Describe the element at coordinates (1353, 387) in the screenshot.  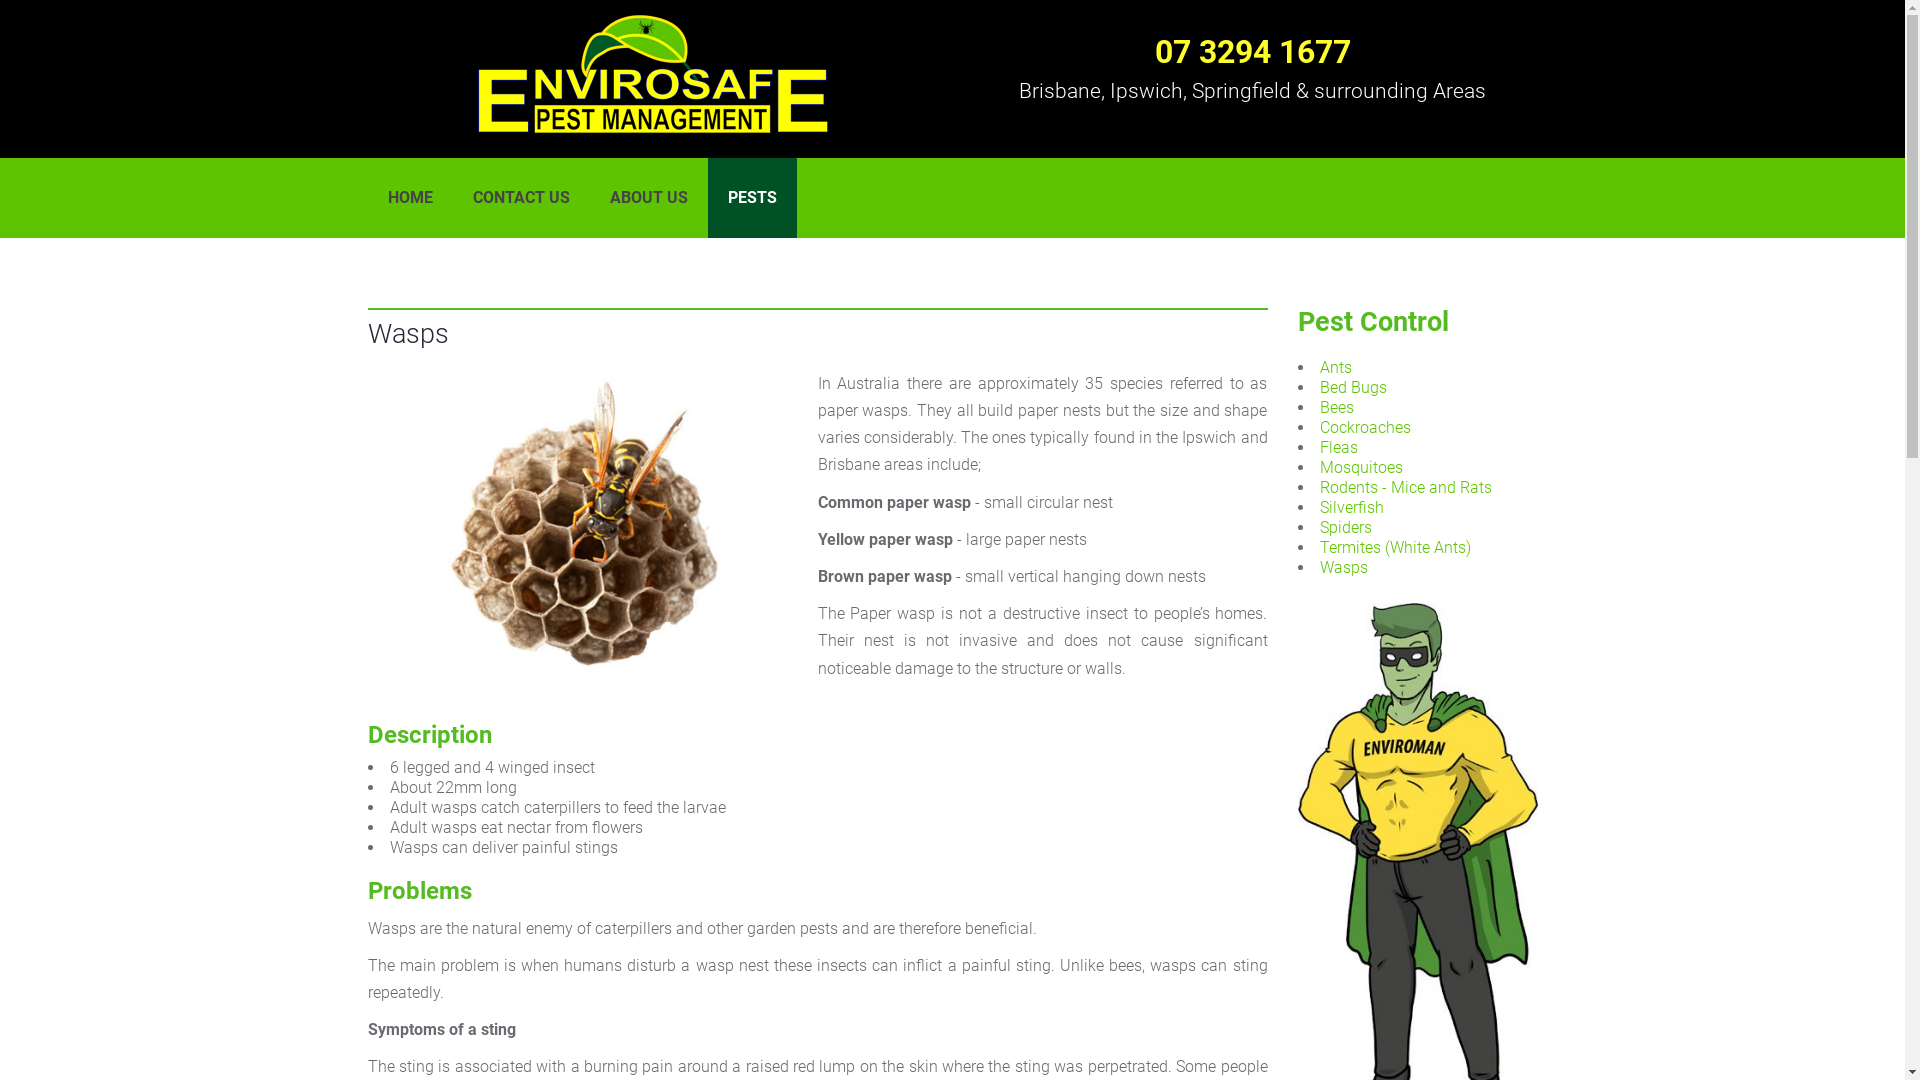
I see `'Bed Bugs'` at that location.